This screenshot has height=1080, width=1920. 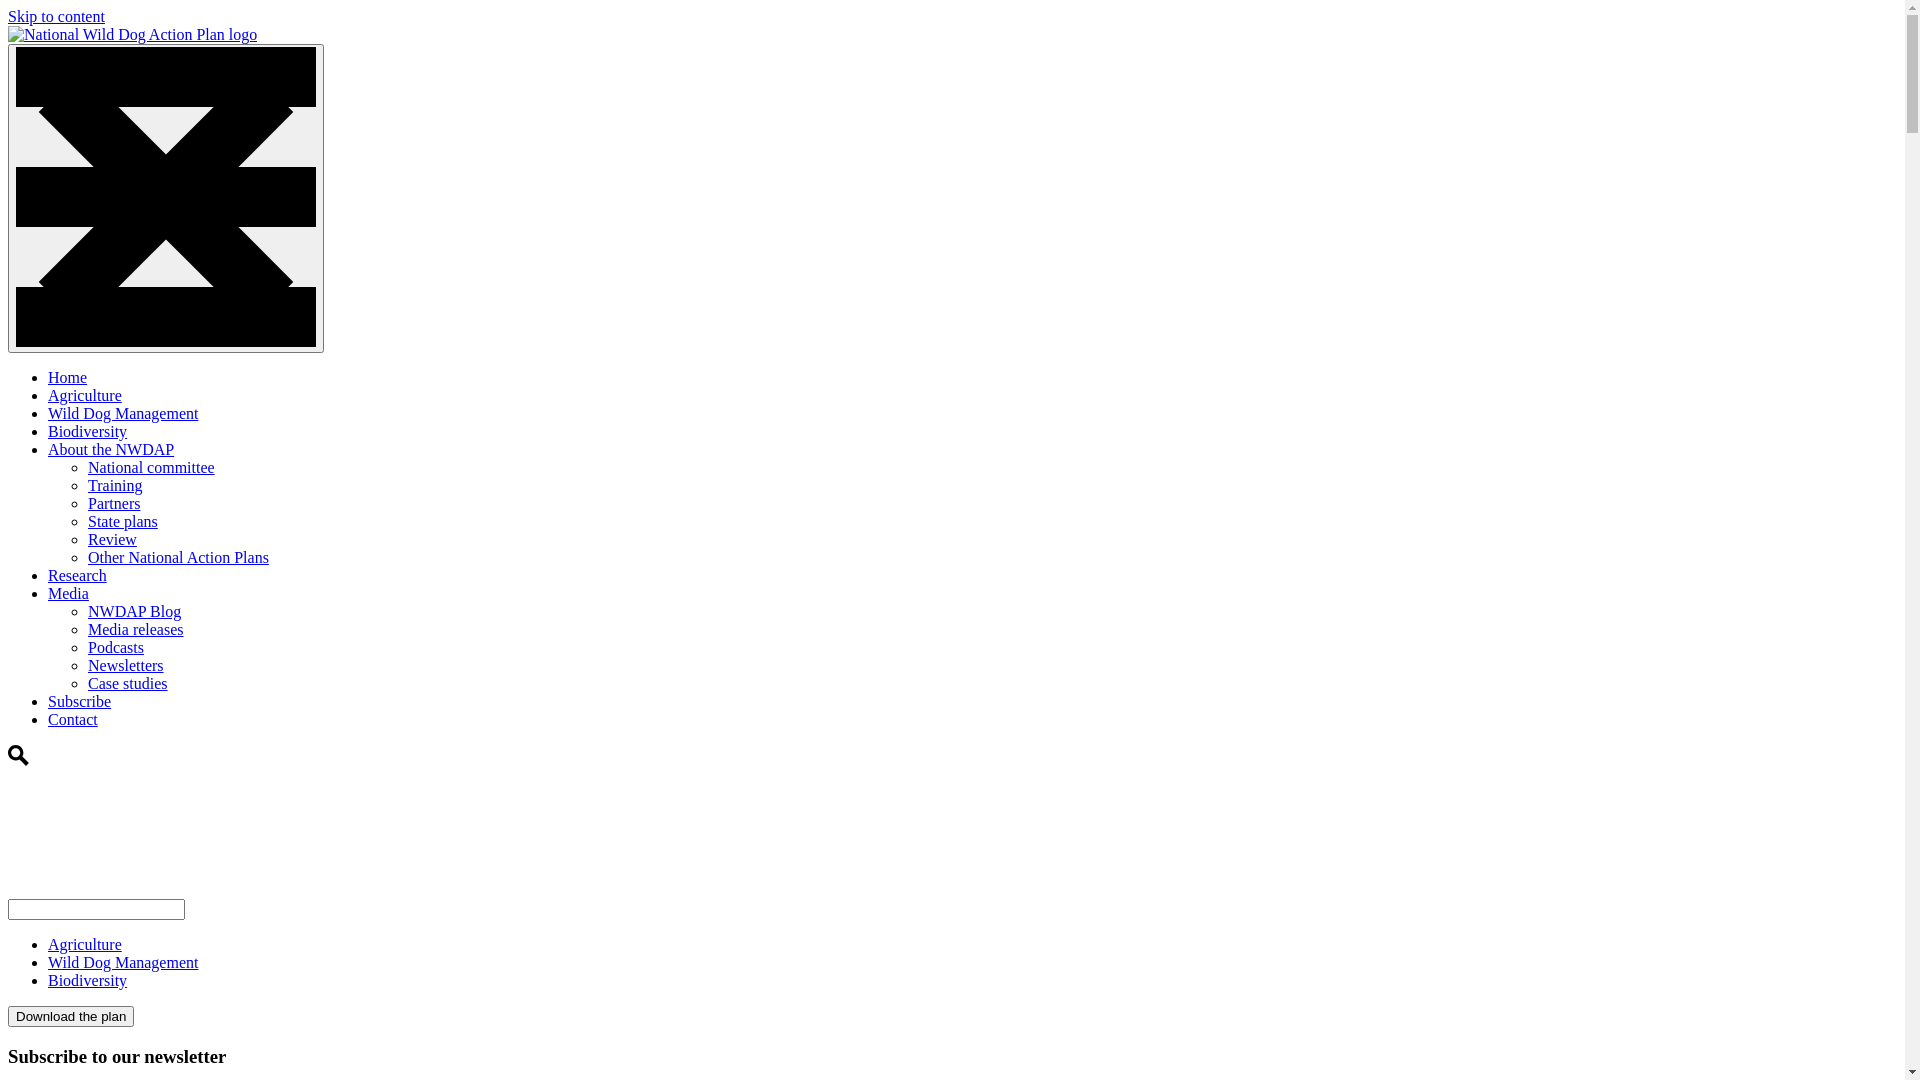 What do you see at coordinates (127, 682) in the screenshot?
I see `'Case studies'` at bounding box center [127, 682].